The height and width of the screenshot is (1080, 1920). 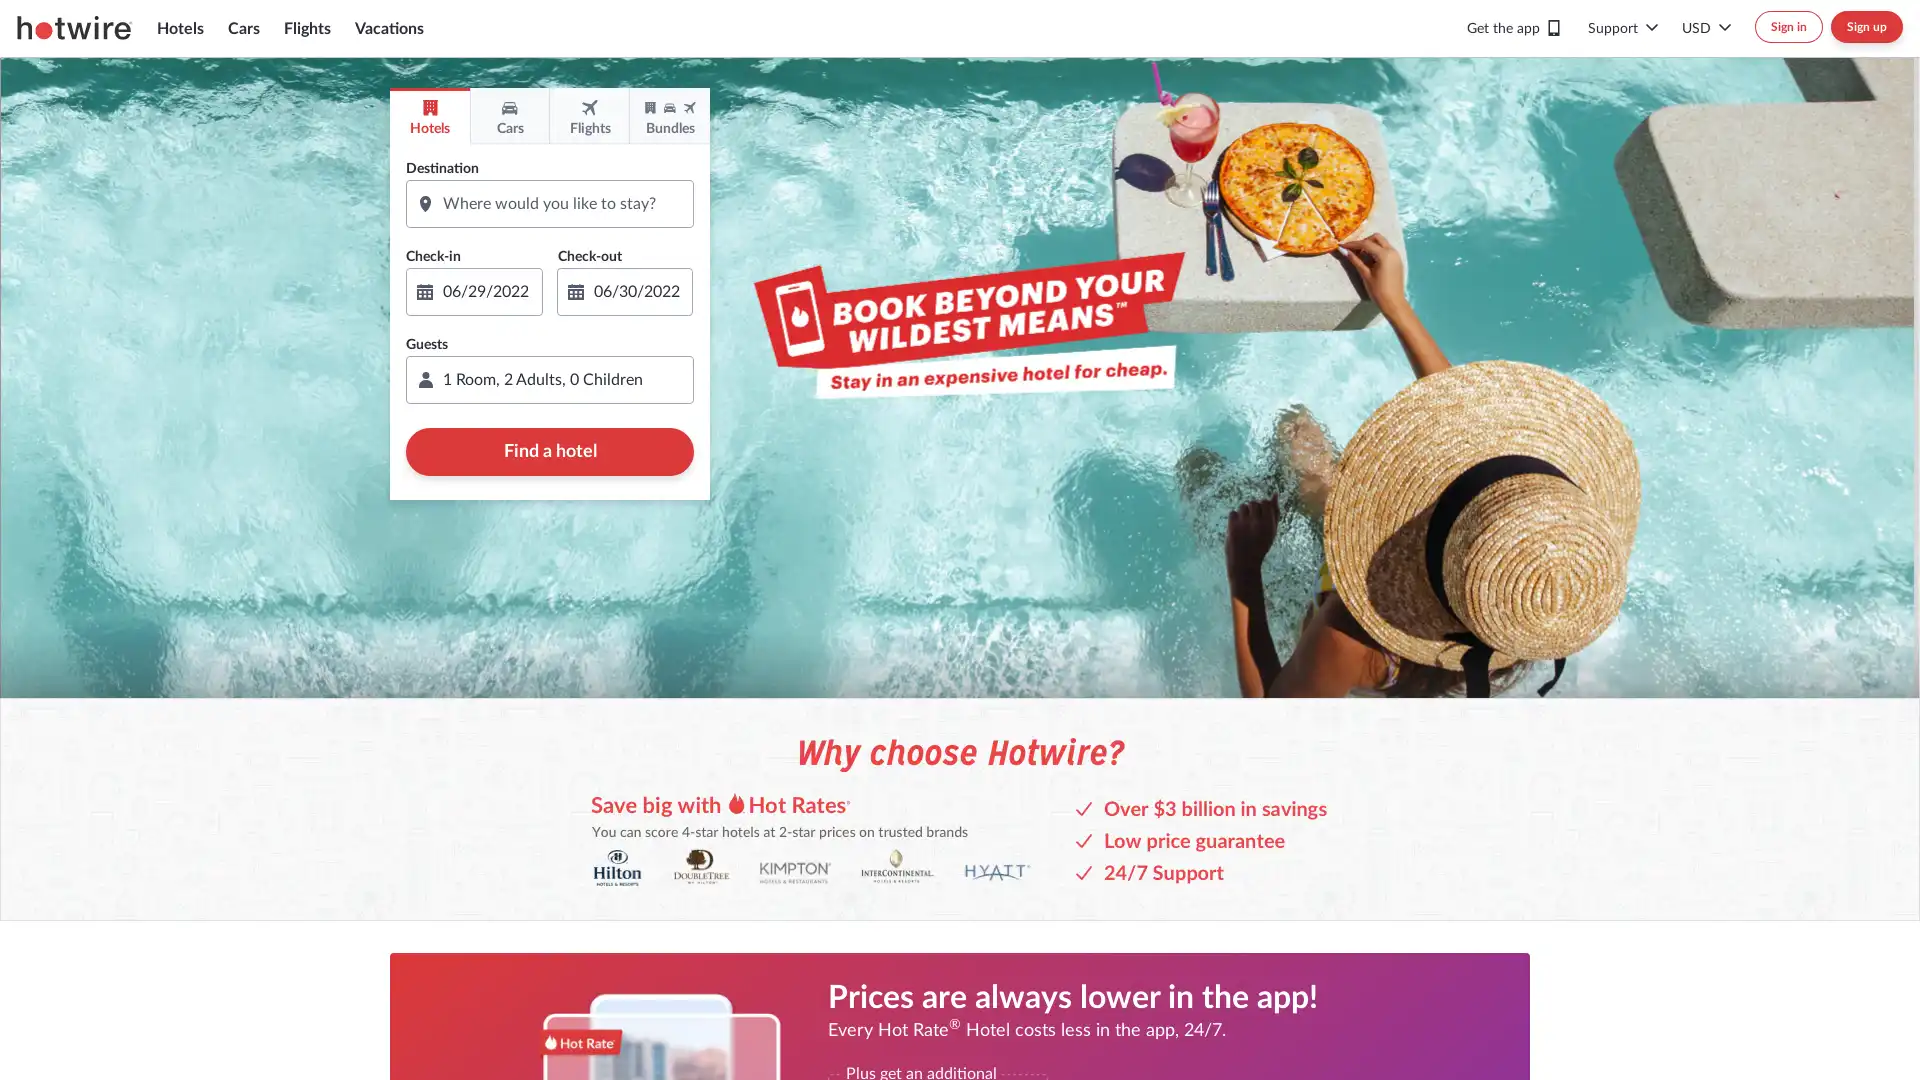 What do you see at coordinates (1520, 29) in the screenshot?
I see `Get the app` at bounding box center [1520, 29].